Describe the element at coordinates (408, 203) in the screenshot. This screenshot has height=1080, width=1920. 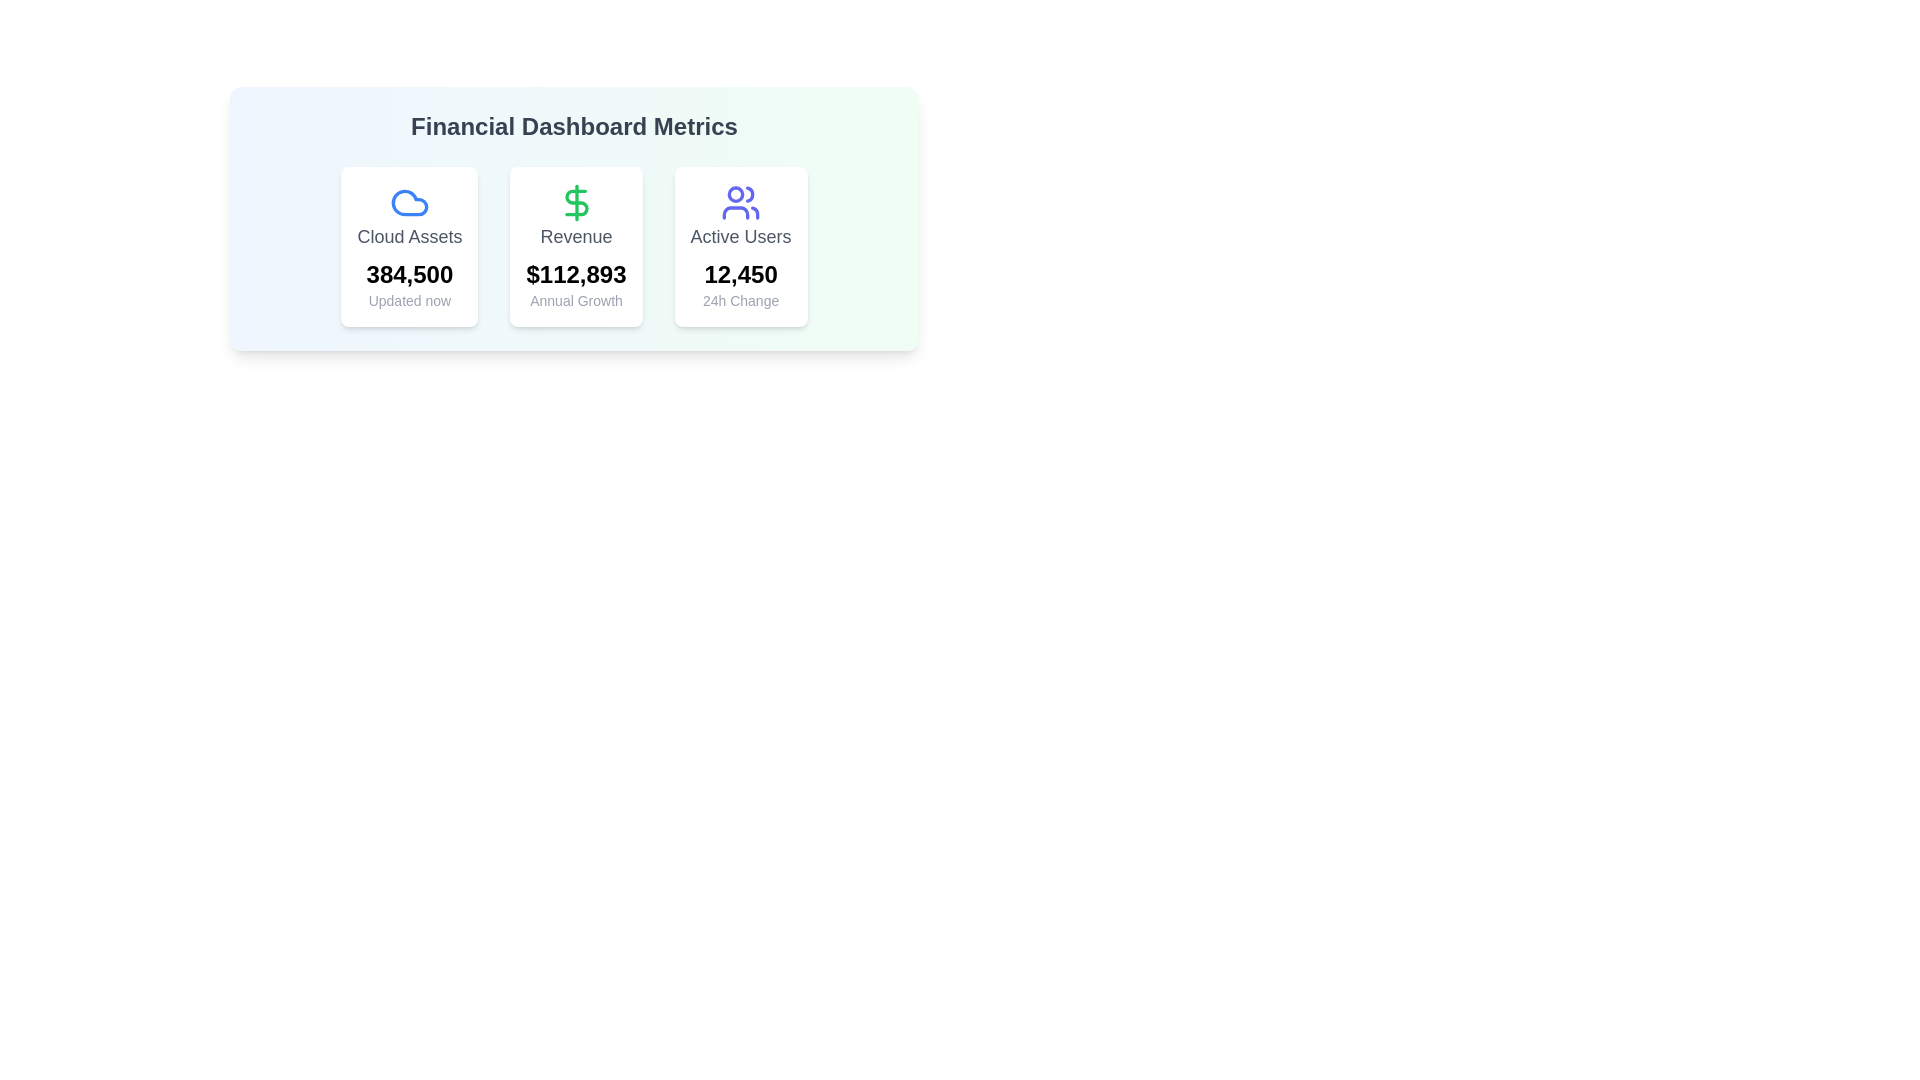
I see `the 'Cloud Assets' icon located at the top of the first card, which visually represents the cloud resources metric` at that location.